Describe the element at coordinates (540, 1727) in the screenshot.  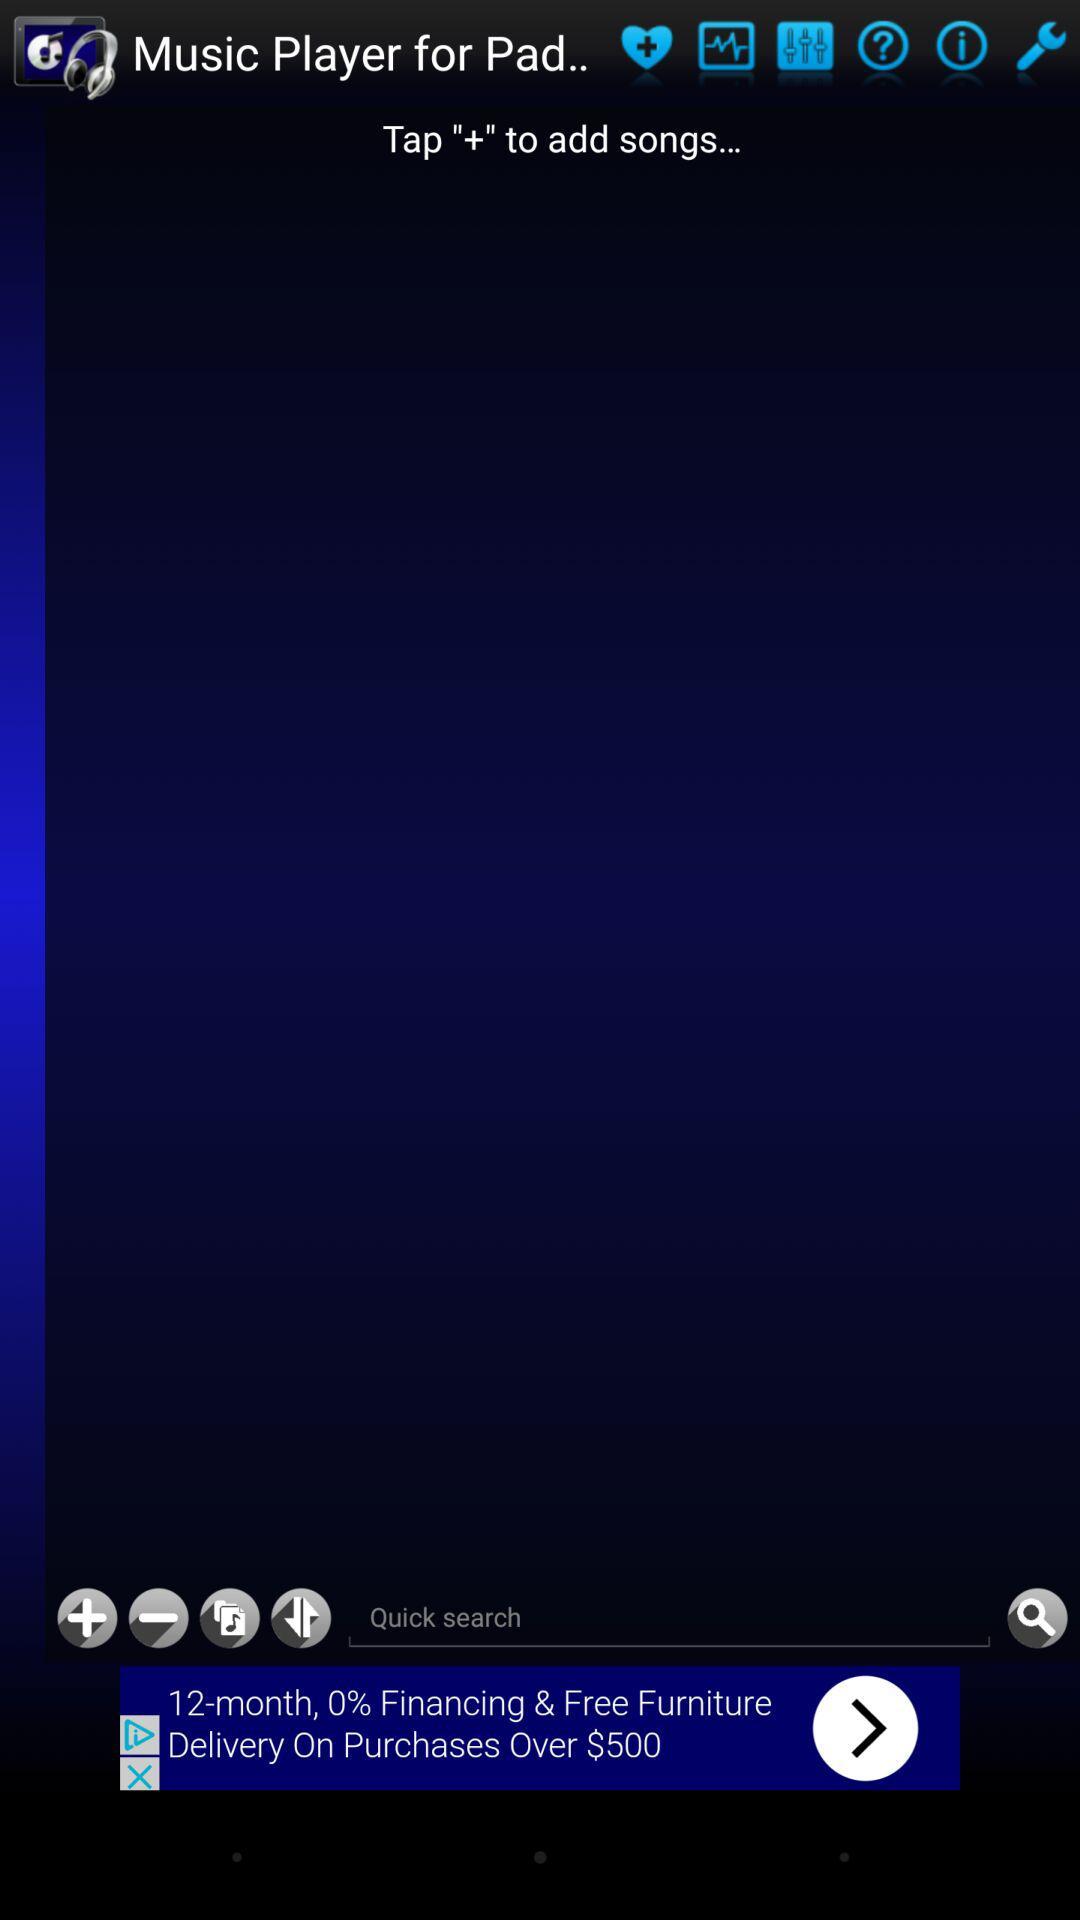
I see `advertisement` at that location.